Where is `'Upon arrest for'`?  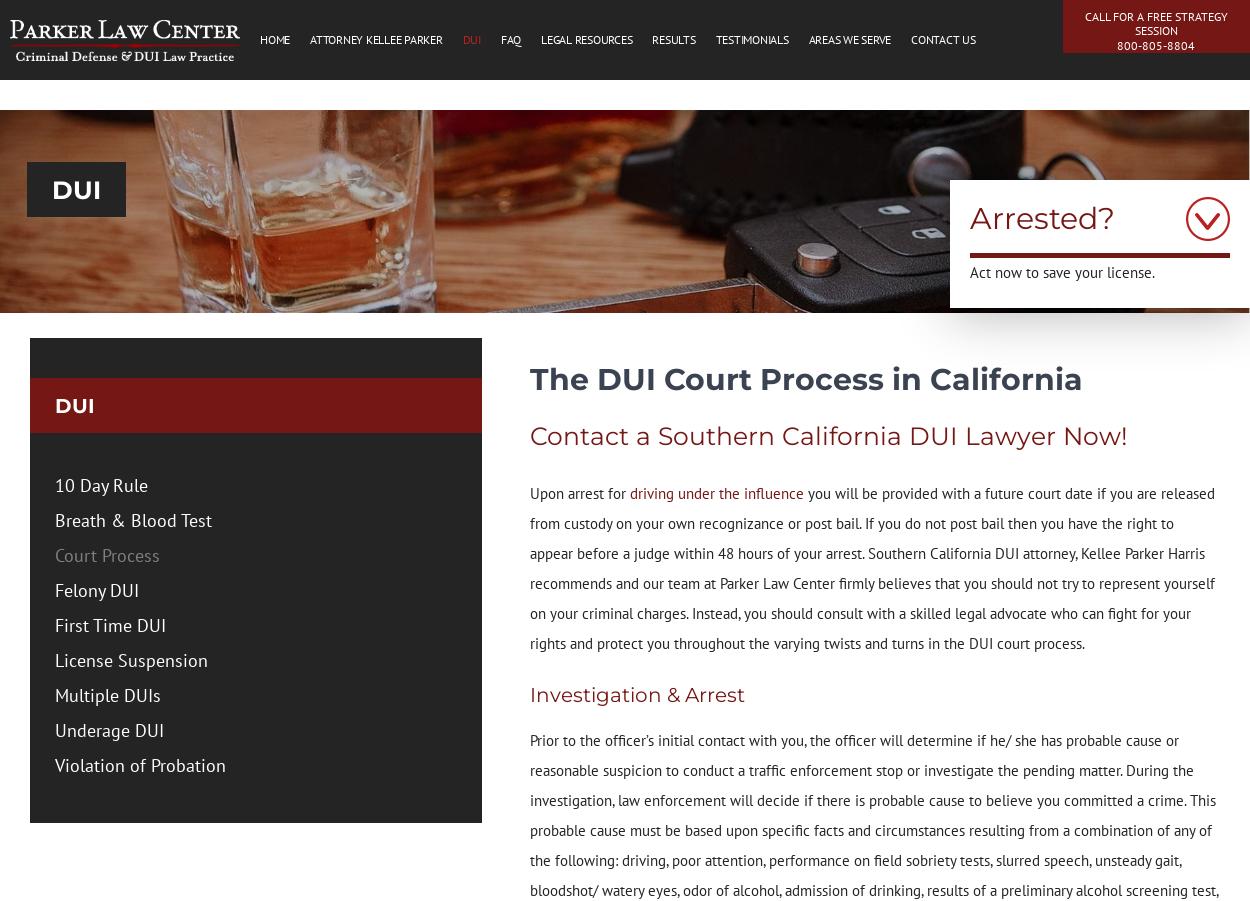 'Upon arrest for' is located at coordinates (578, 492).